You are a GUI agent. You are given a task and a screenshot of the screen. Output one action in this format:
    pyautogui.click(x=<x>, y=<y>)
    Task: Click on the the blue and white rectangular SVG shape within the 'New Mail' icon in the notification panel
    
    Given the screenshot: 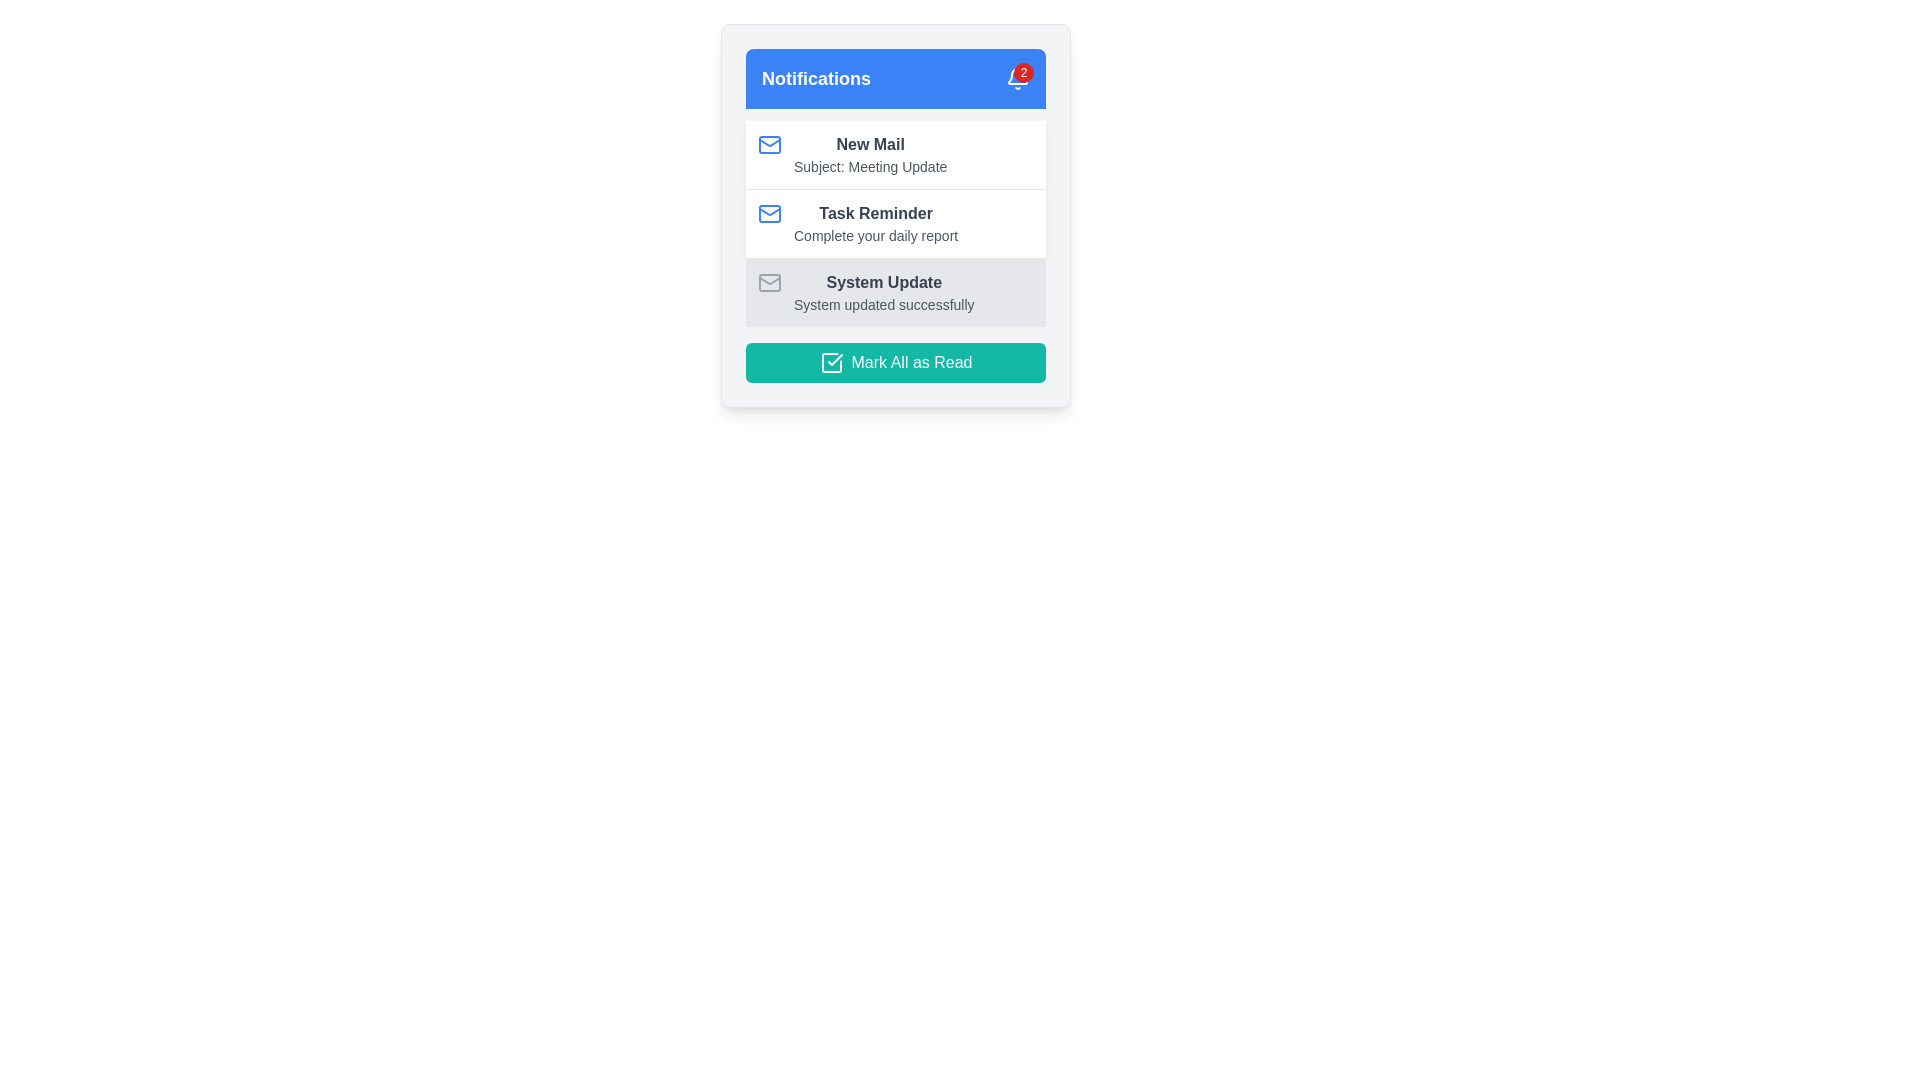 What is the action you would take?
    pyautogui.click(x=768, y=144)
    